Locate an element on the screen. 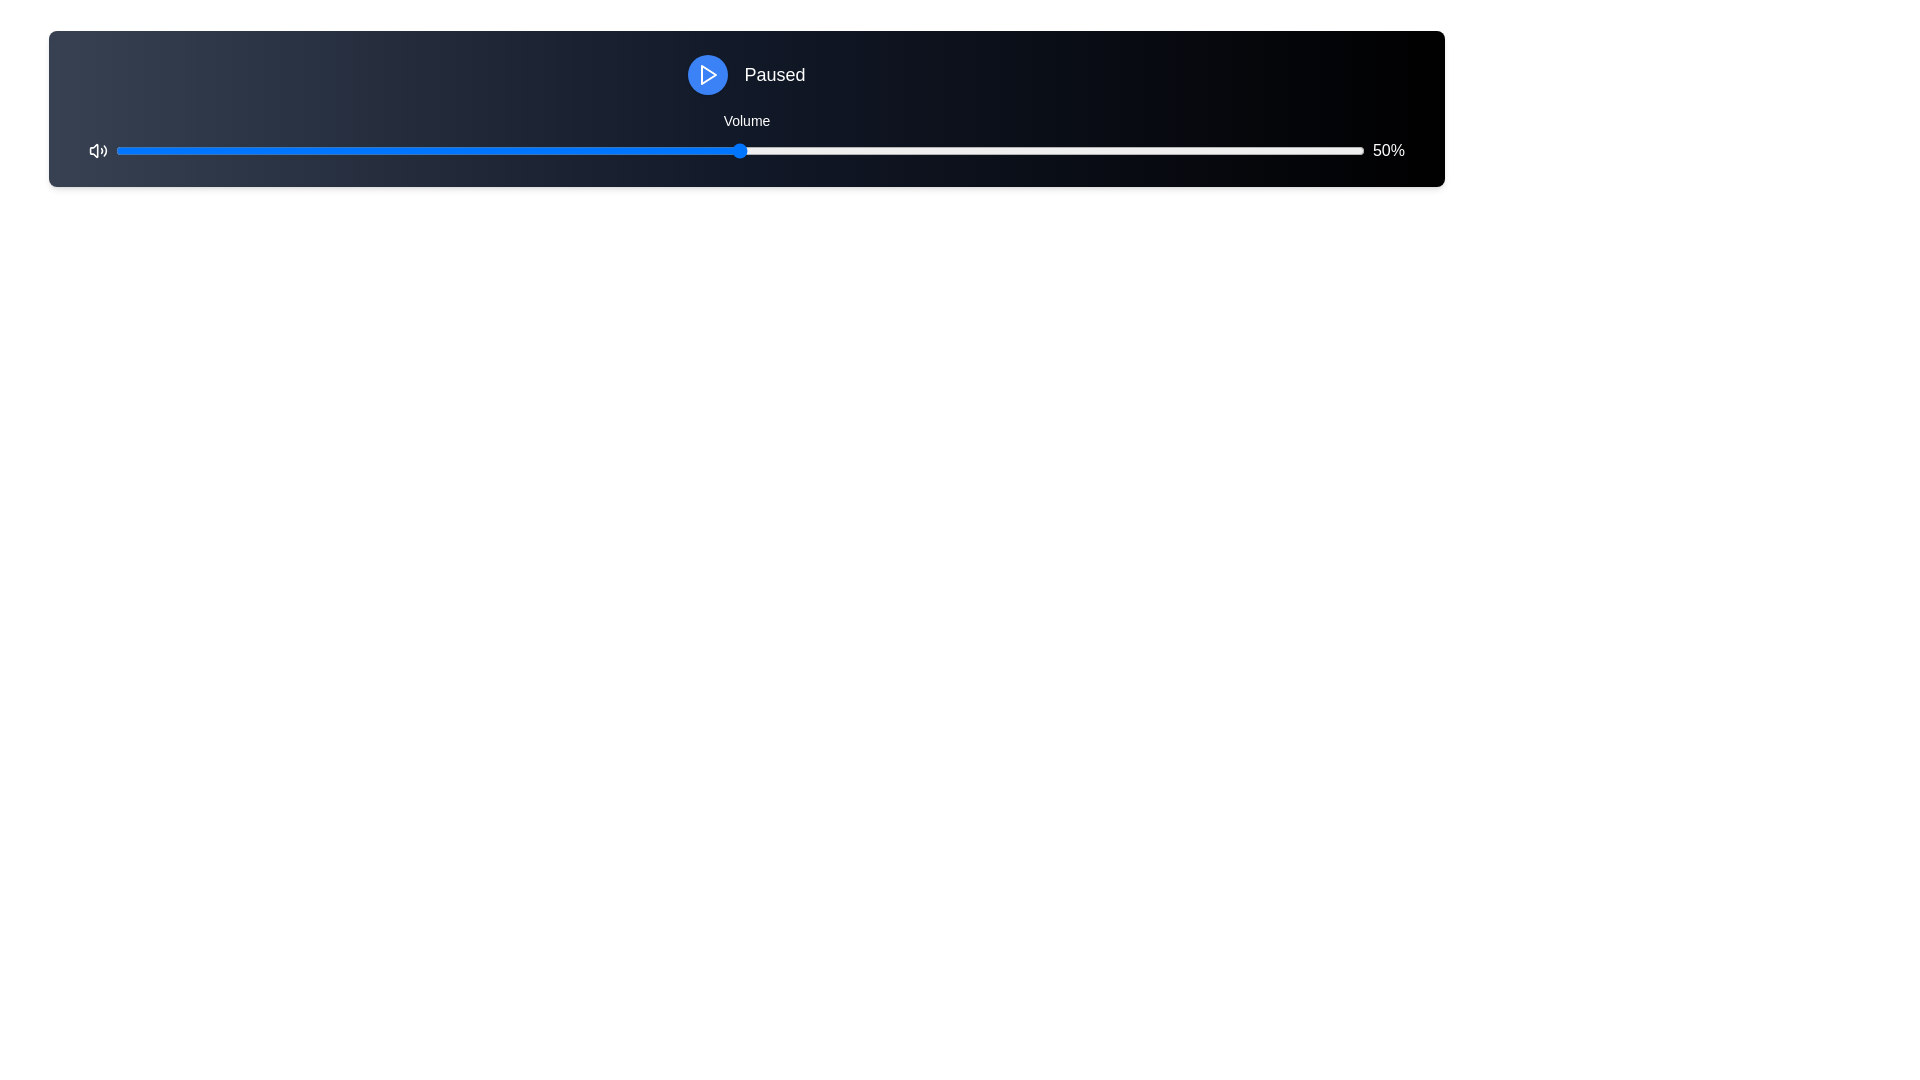 The width and height of the screenshot is (1920, 1080). the volume is located at coordinates (1089, 149).